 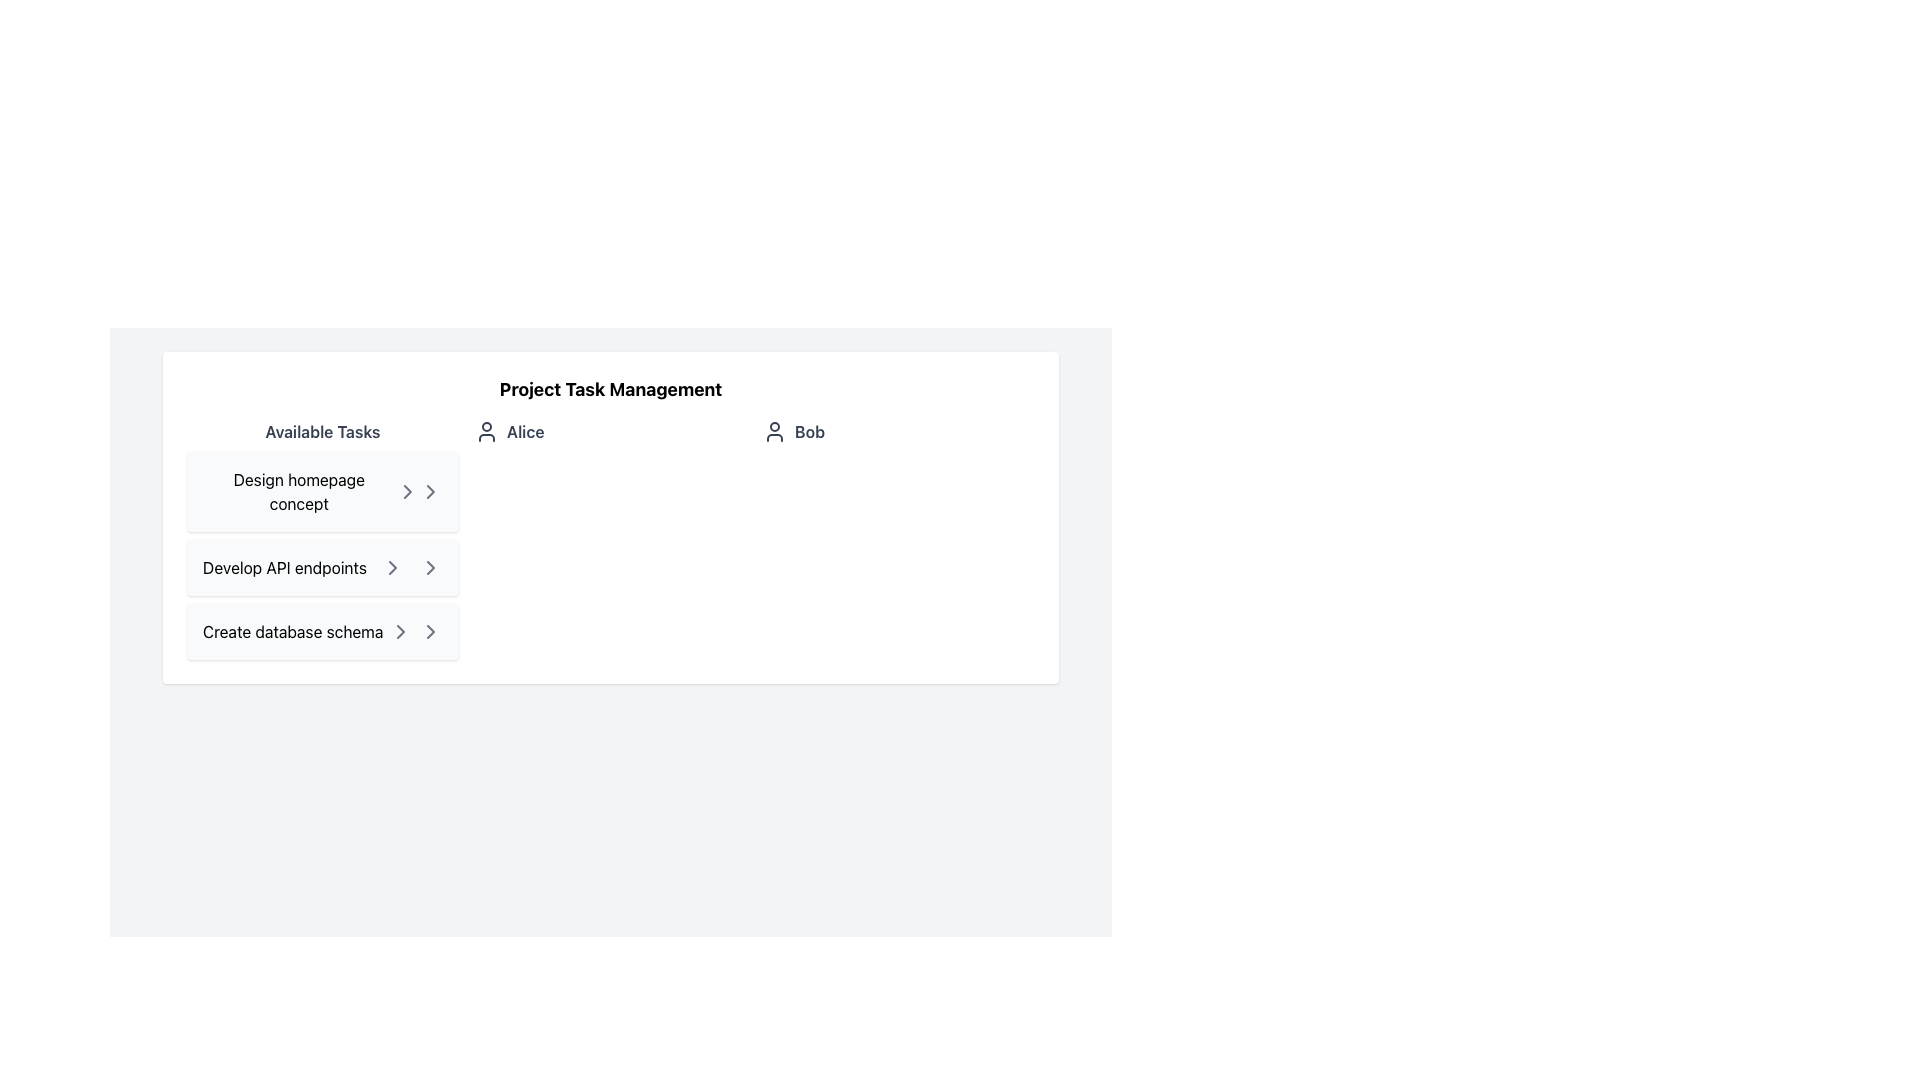 What do you see at coordinates (322, 632) in the screenshot?
I see `the third selectable task item in the list` at bounding box center [322, 632].